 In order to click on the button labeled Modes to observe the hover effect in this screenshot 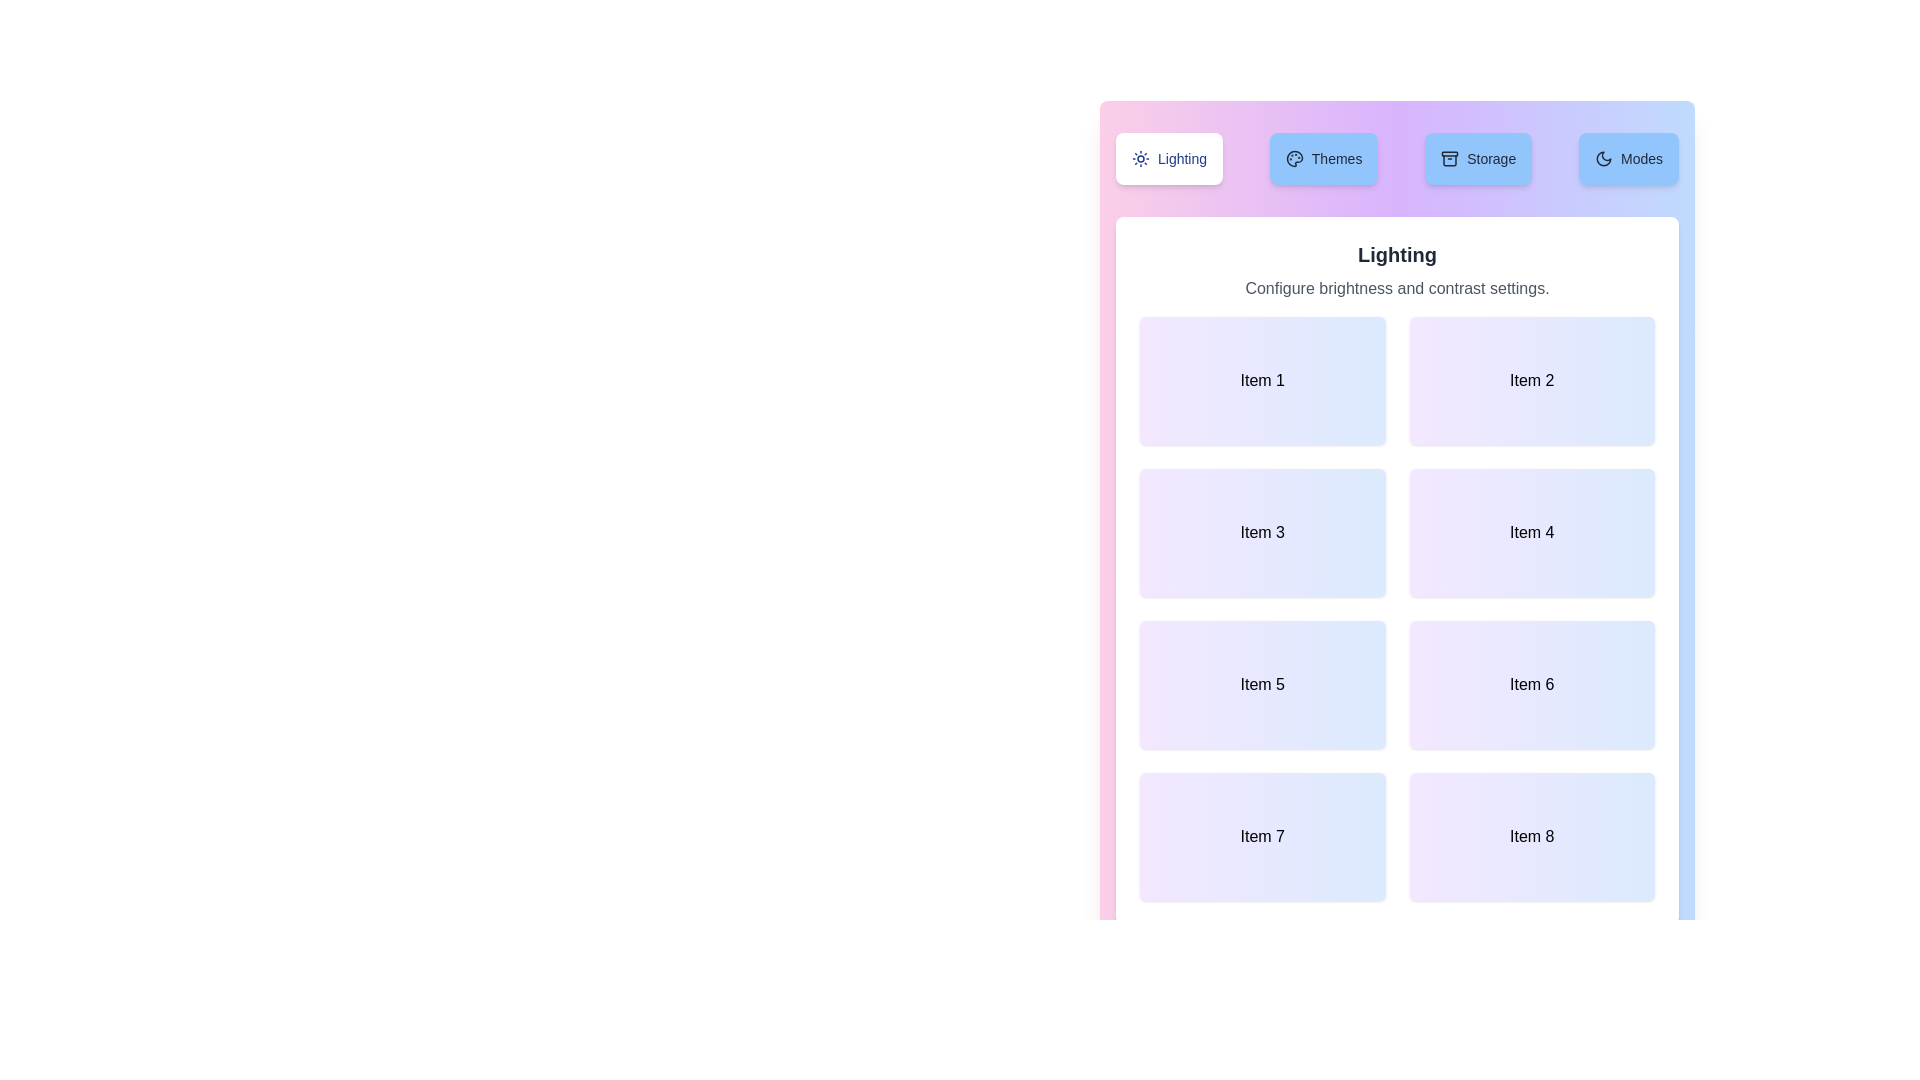, I will do `click(1628, 157)`.